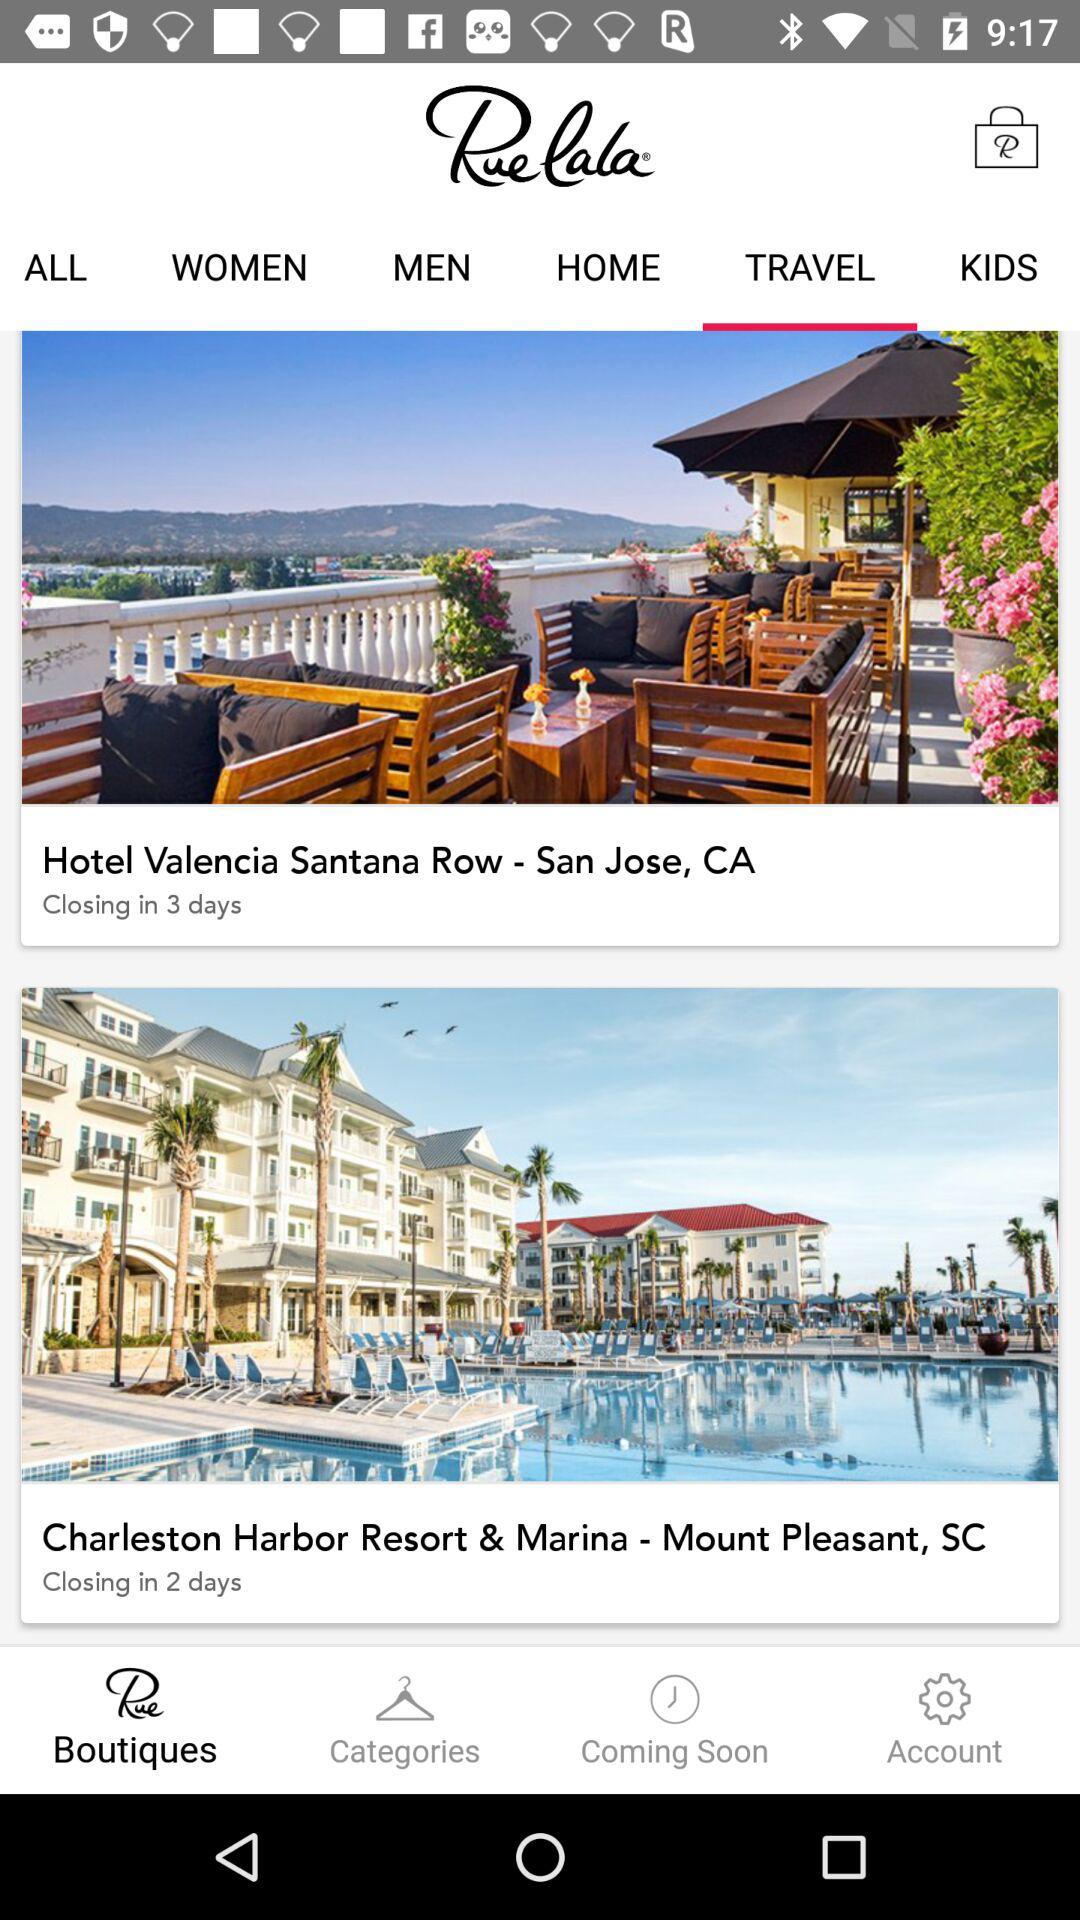  I want to click on icon next to men, so click(607, 269).